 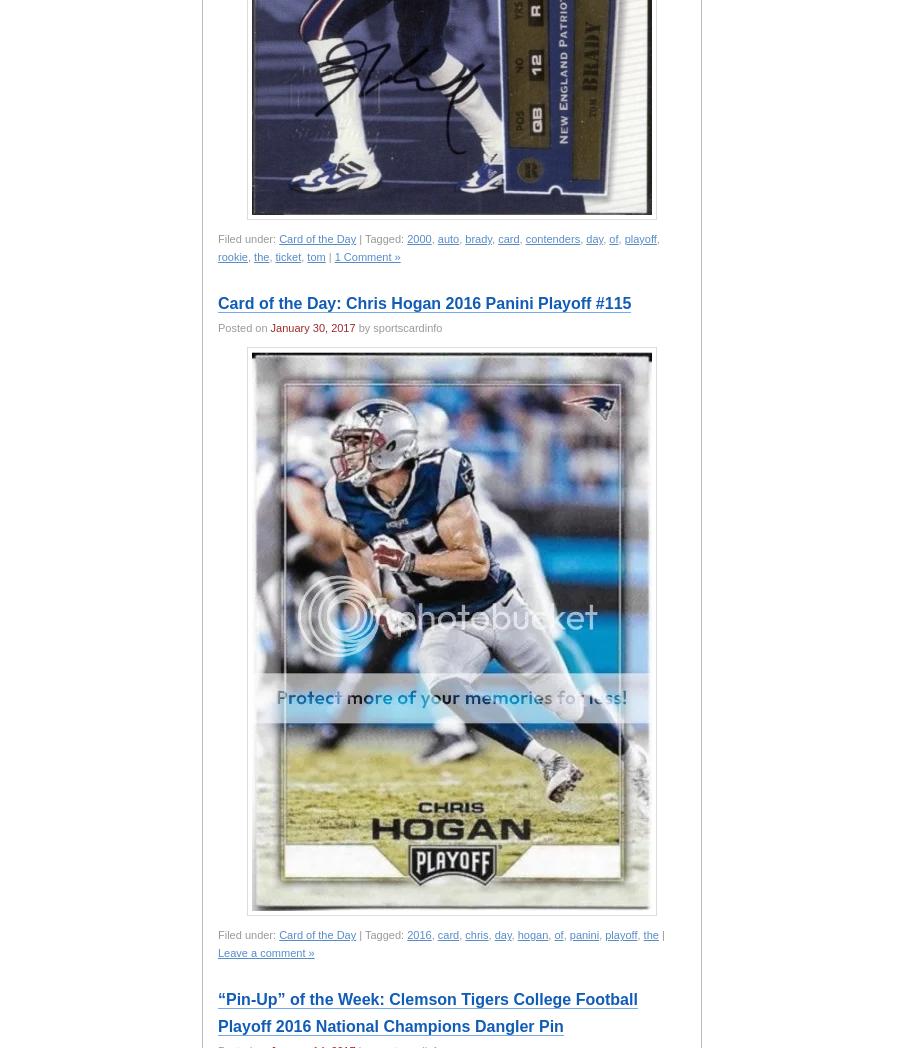 I want to click on 'ticket', so click(x=273, y=256).